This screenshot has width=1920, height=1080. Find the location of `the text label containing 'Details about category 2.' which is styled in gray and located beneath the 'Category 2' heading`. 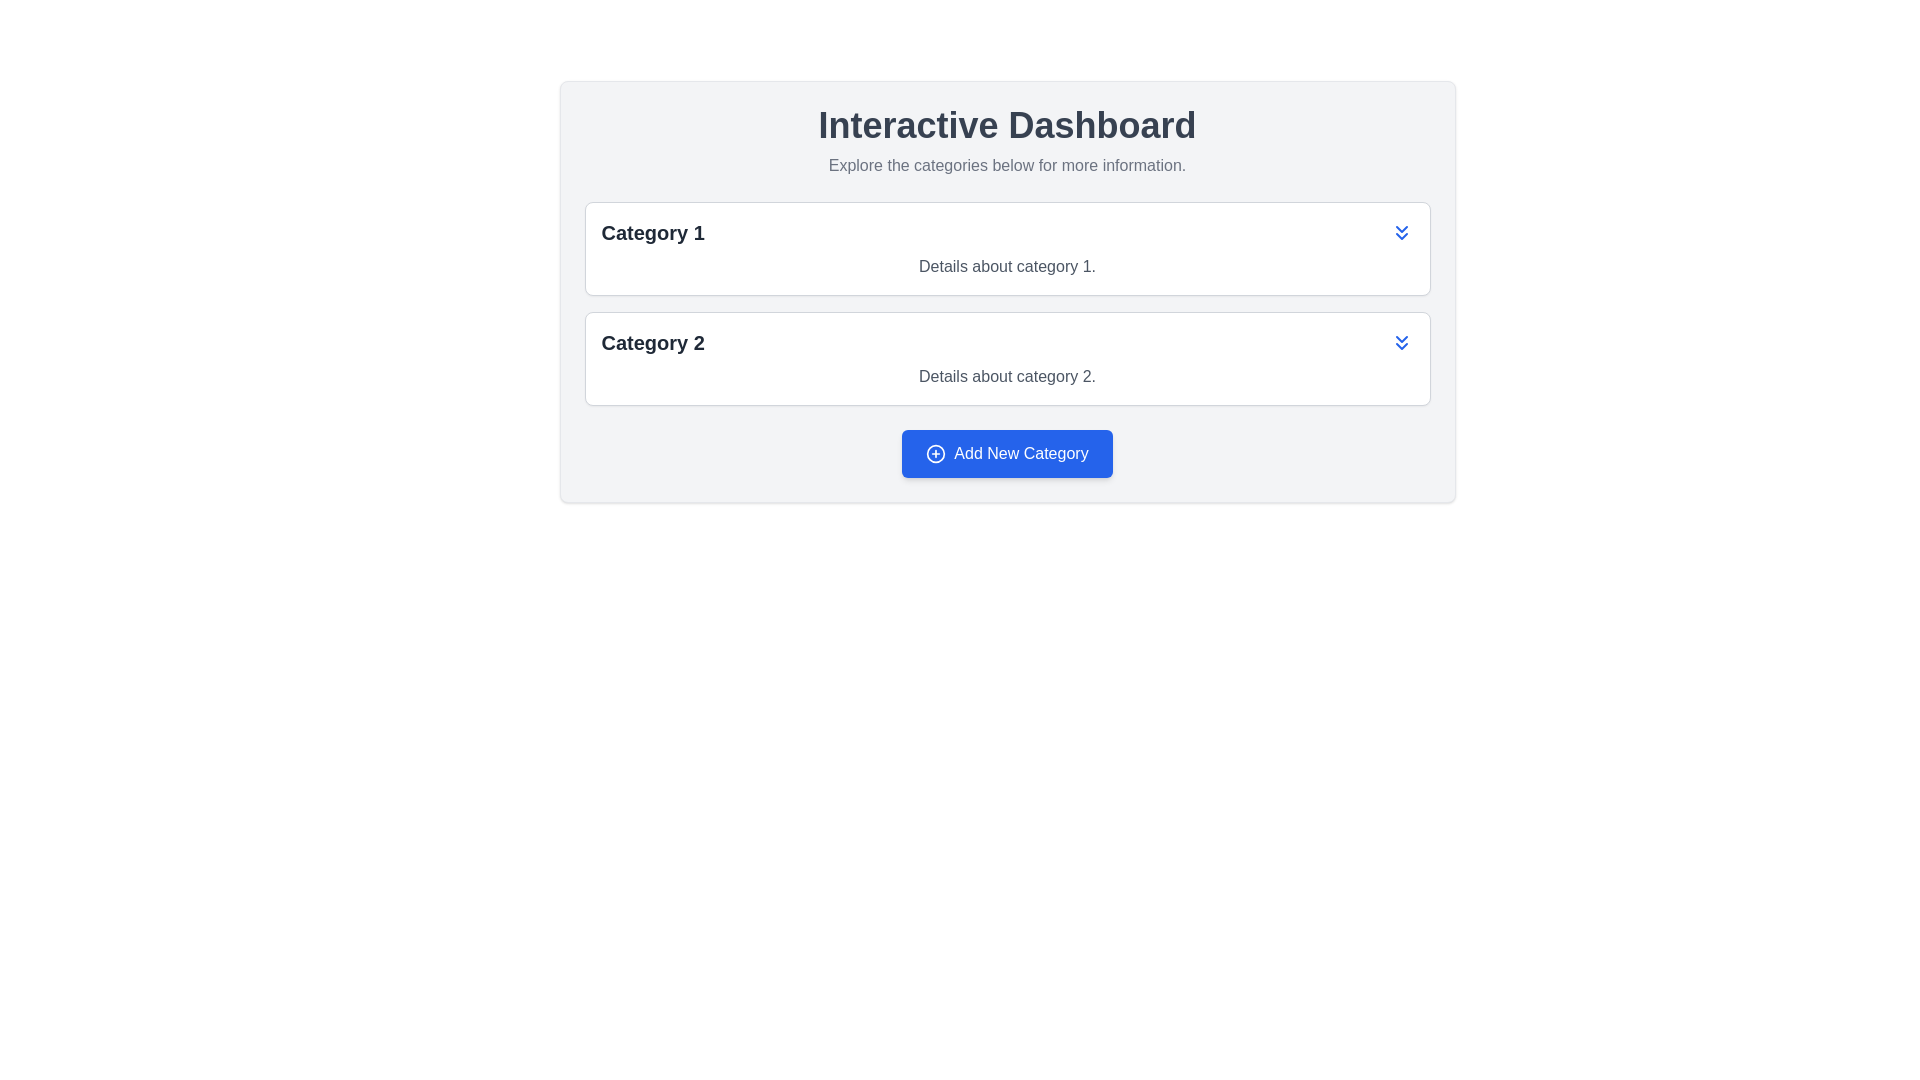

the text label containing 'Details about category 2.' which is styled in gray and located beneath the 'Category 2' heading is located at coordinates (1007, 377).